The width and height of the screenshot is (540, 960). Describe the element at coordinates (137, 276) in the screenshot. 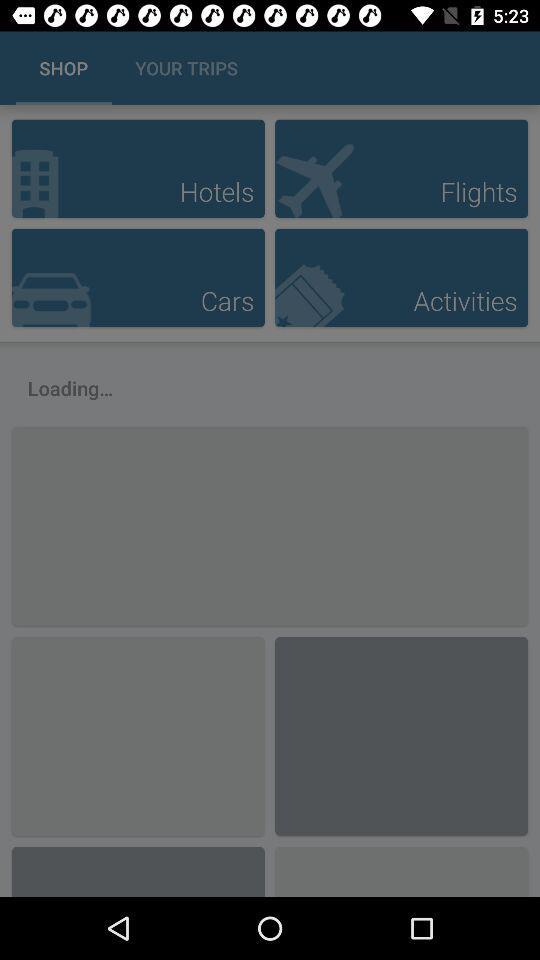

I see `cars option` at that location.